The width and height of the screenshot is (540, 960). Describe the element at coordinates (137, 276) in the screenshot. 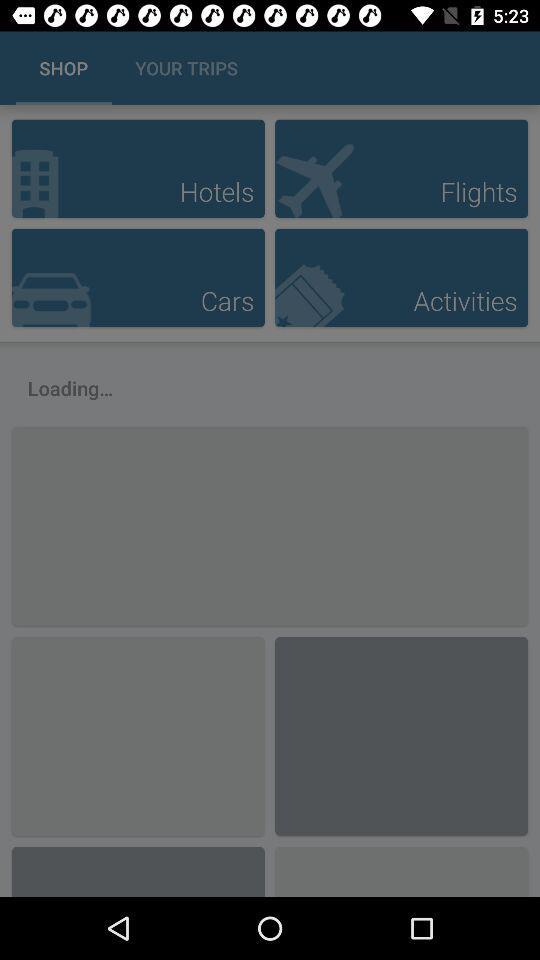

I see `cars option` at that location.